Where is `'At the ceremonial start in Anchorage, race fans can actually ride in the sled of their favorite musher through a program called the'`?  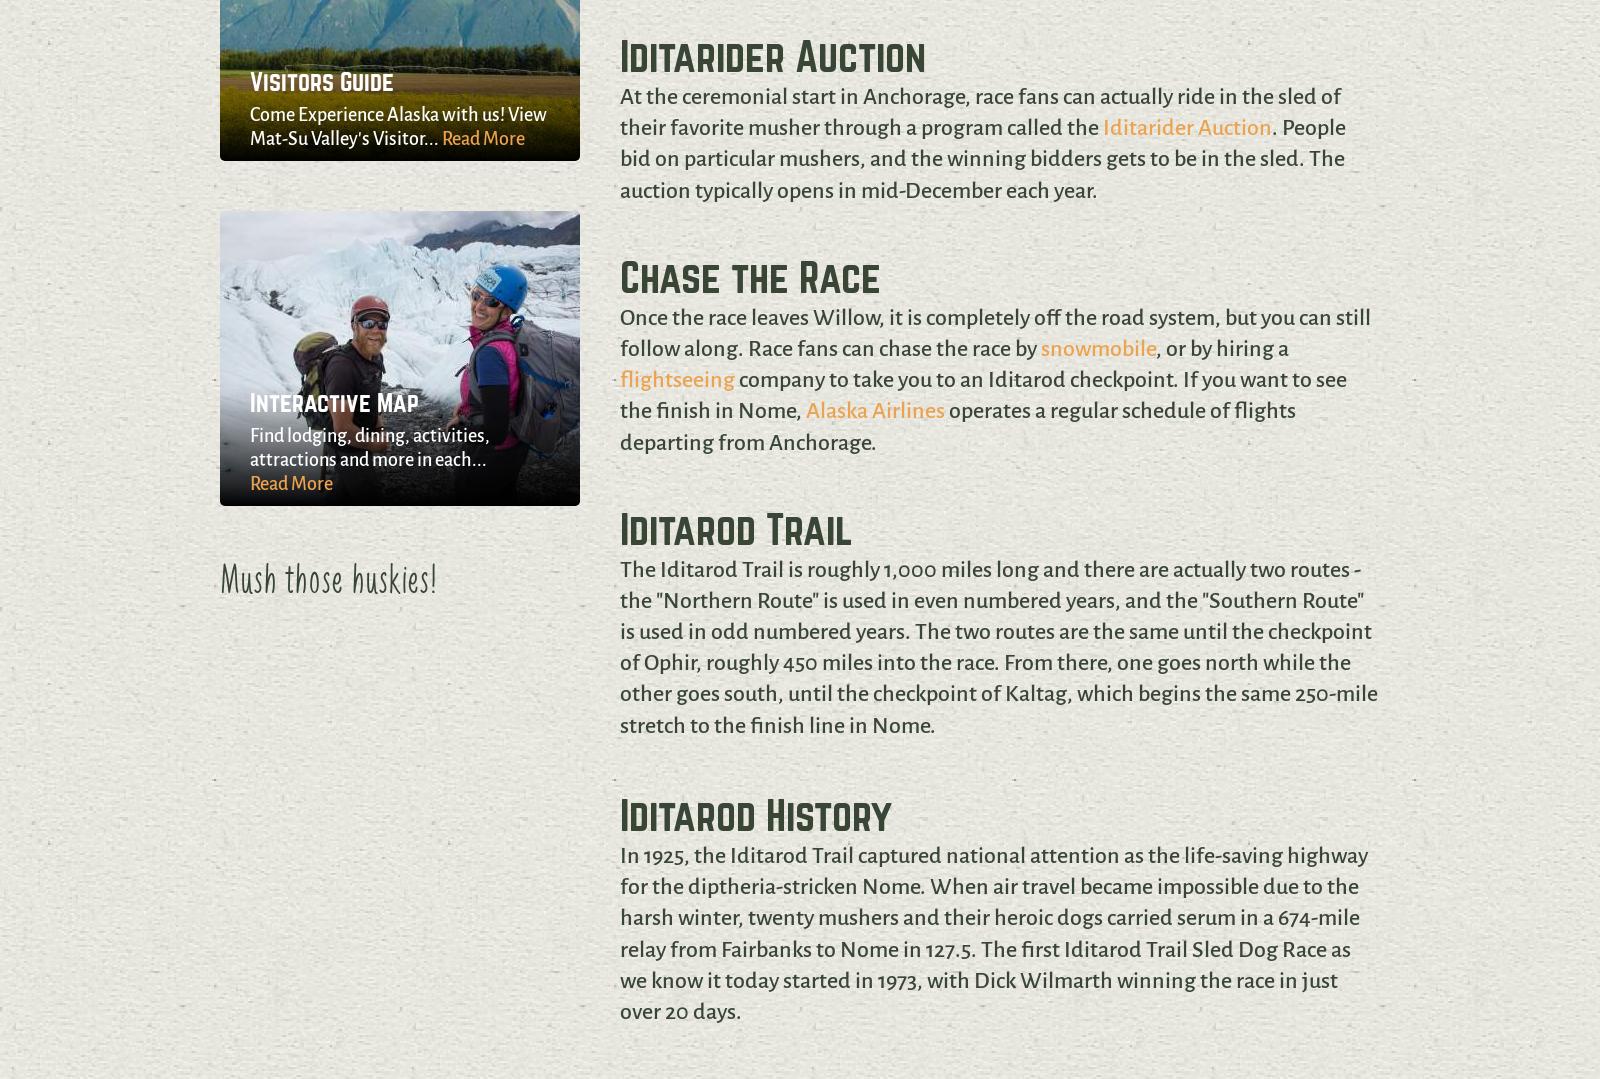 'At the ceremonial start in Anchorage, race fans can actually ride in the sled of their favorite musher through a program called the' is located at coordinates (978, 112).